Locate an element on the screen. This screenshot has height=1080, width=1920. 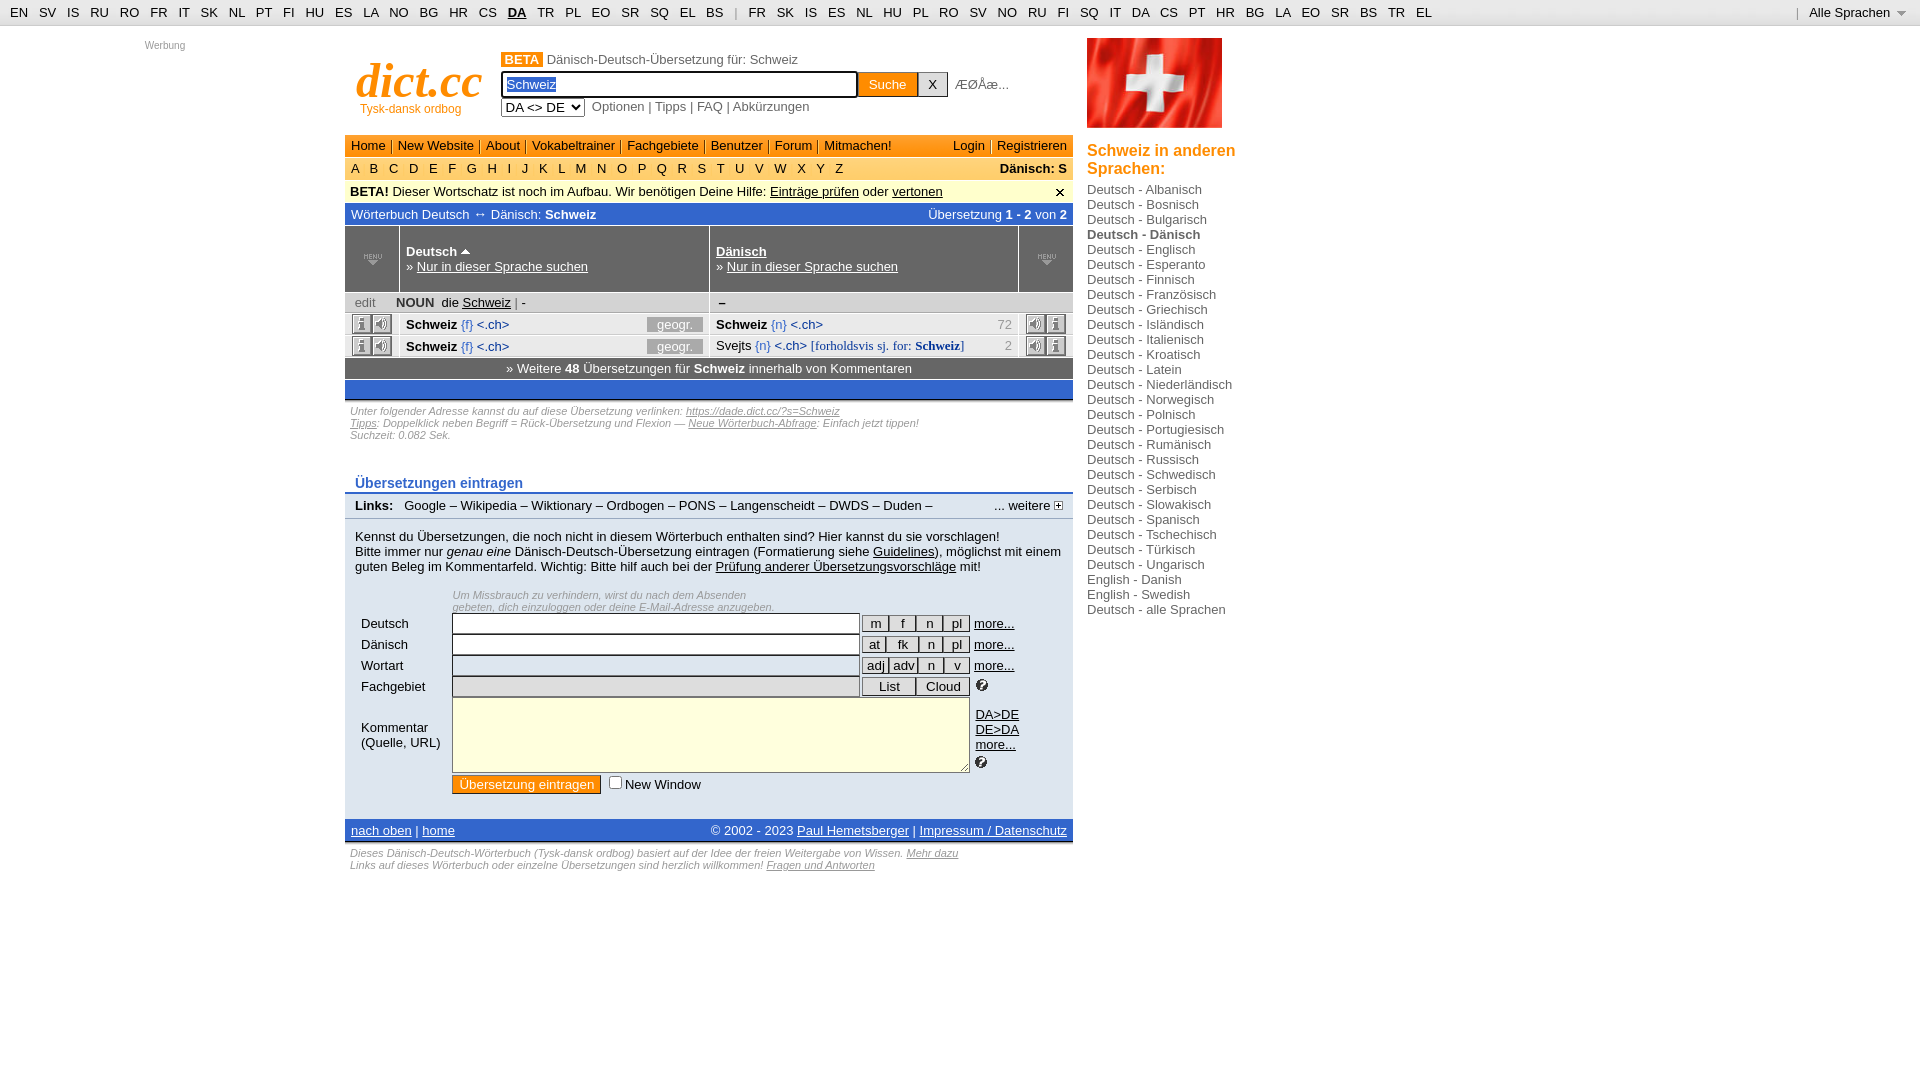
'E' is located at coordinates (431, 167).